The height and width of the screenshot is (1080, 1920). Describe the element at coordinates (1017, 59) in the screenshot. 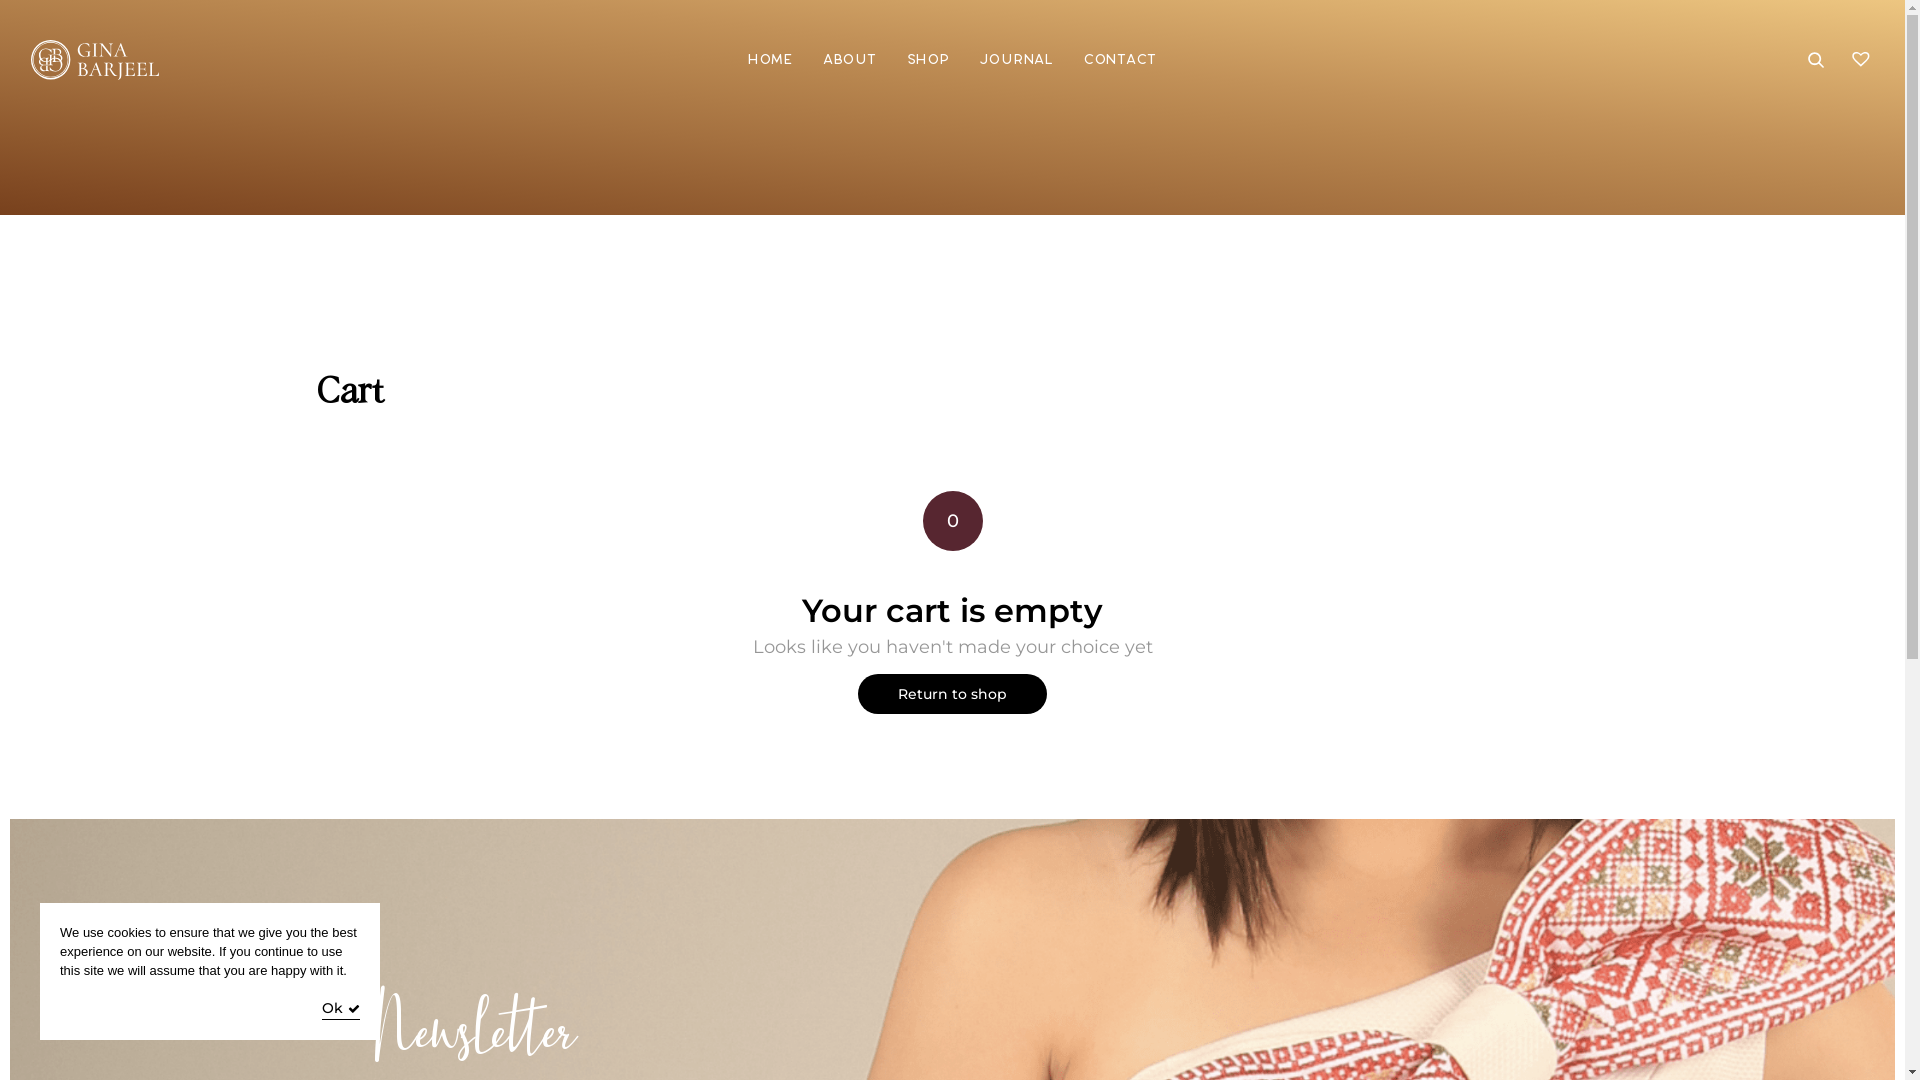

I see `'Journal'` at that location.